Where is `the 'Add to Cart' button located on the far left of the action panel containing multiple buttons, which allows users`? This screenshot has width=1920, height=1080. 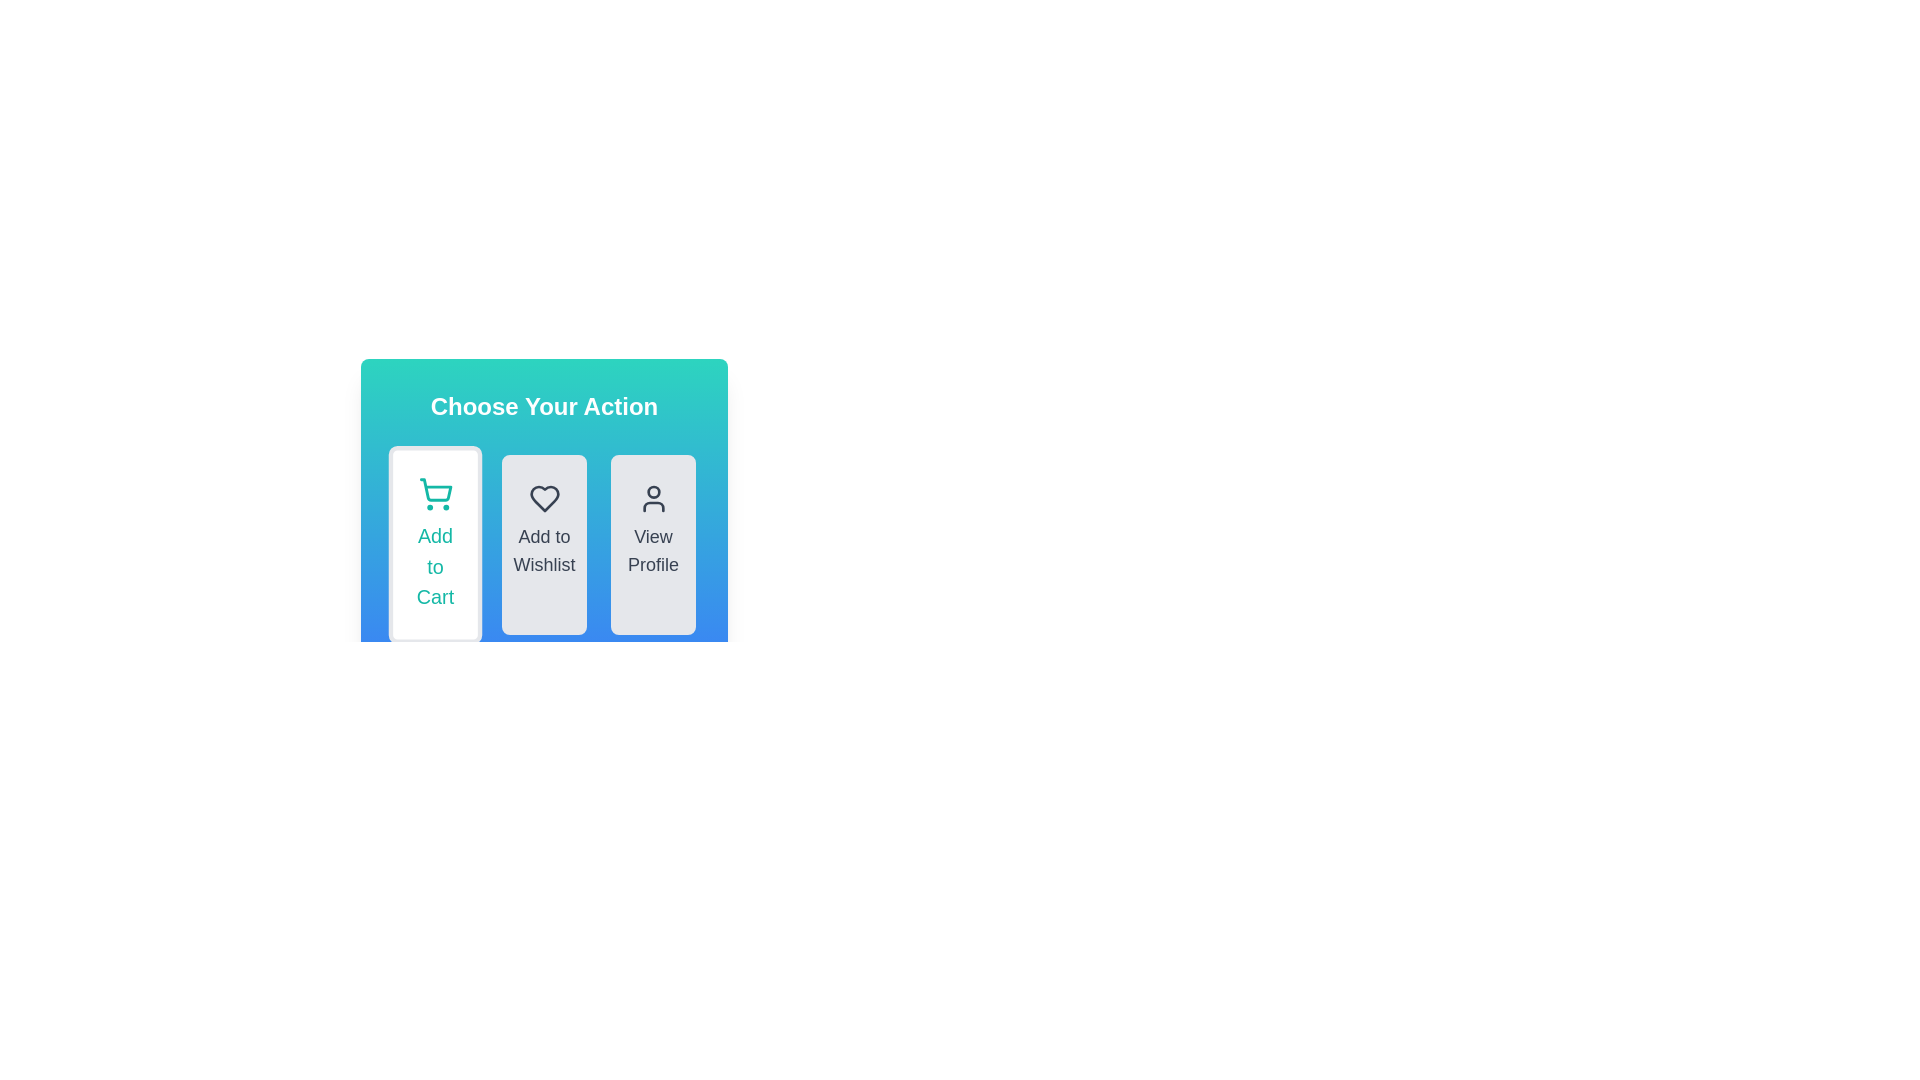
the 'Add to Cart' button located on the far left of the action panel containing multiple buttons, which allows users is located at coordinates (544, 488).